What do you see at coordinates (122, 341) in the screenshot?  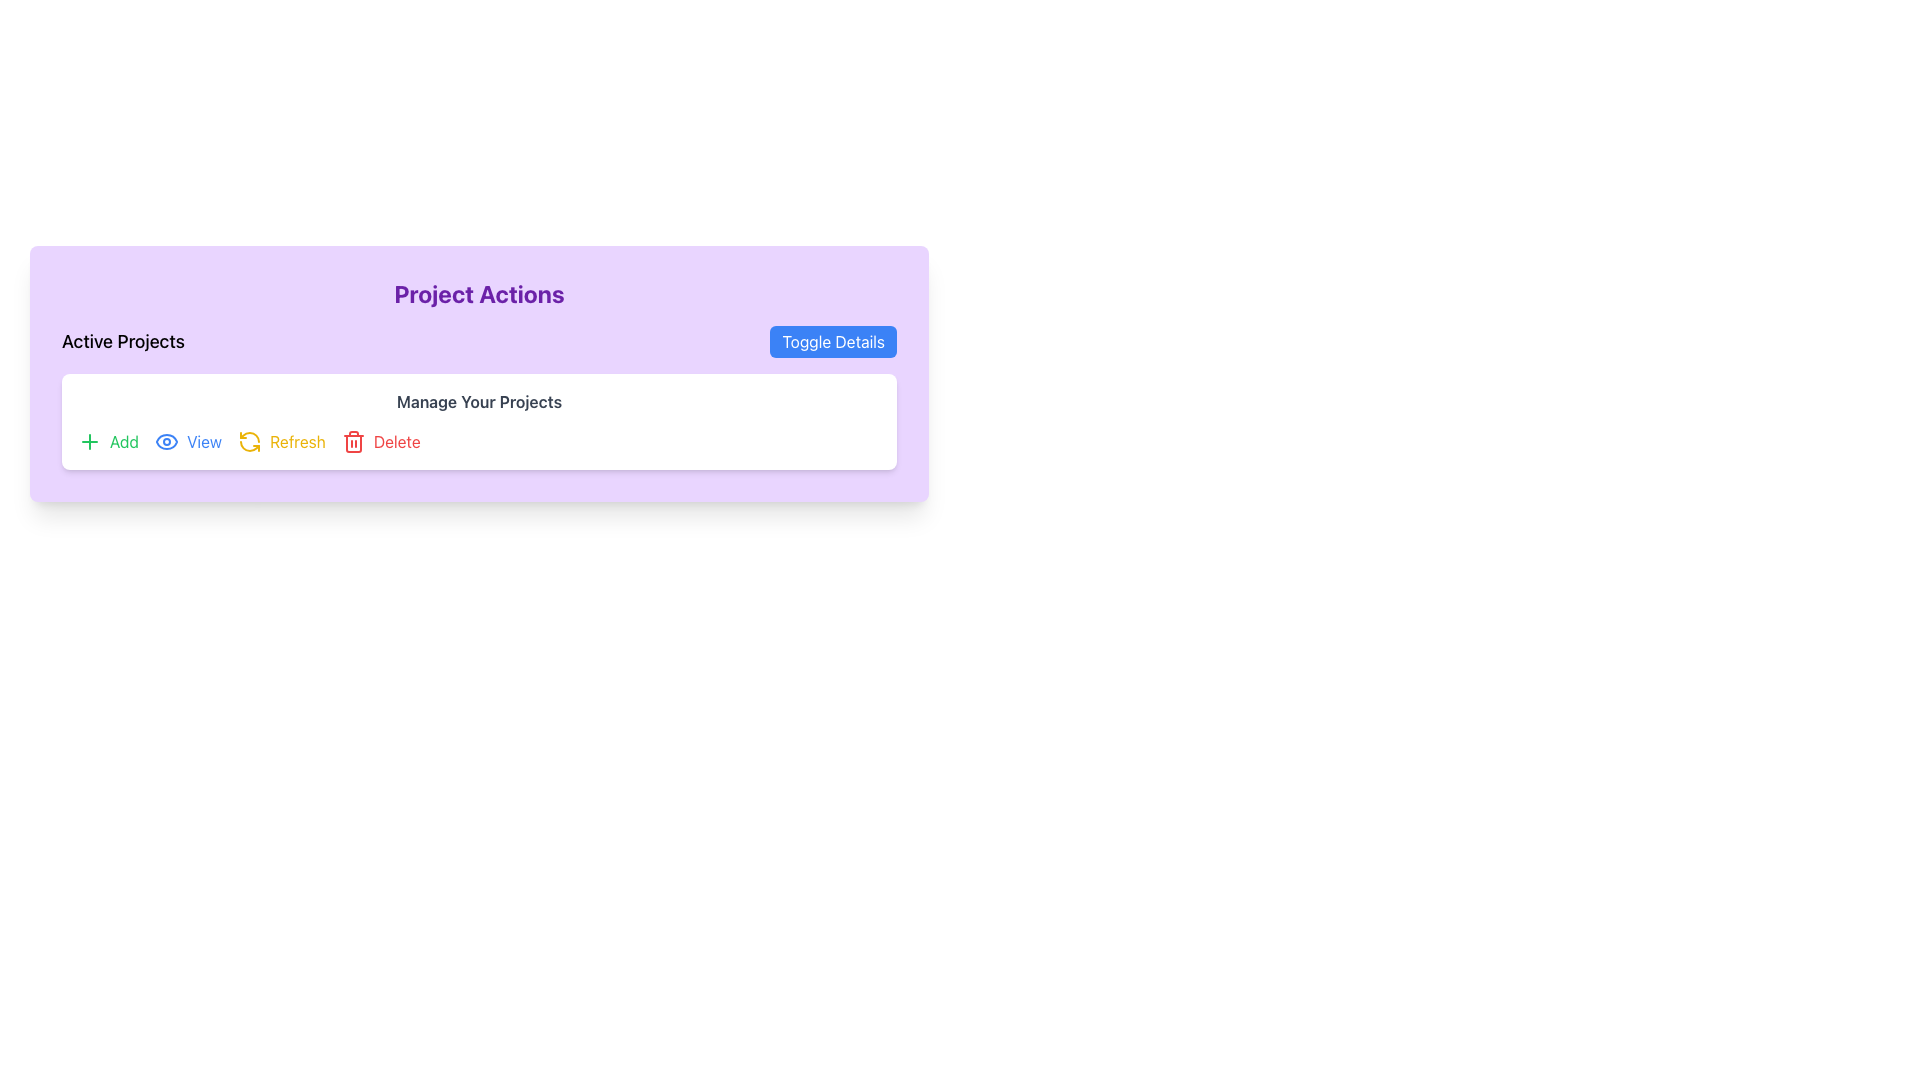 I see `the bold 'Active Projects' text label on a purple background` at bounding box center [122, 341].